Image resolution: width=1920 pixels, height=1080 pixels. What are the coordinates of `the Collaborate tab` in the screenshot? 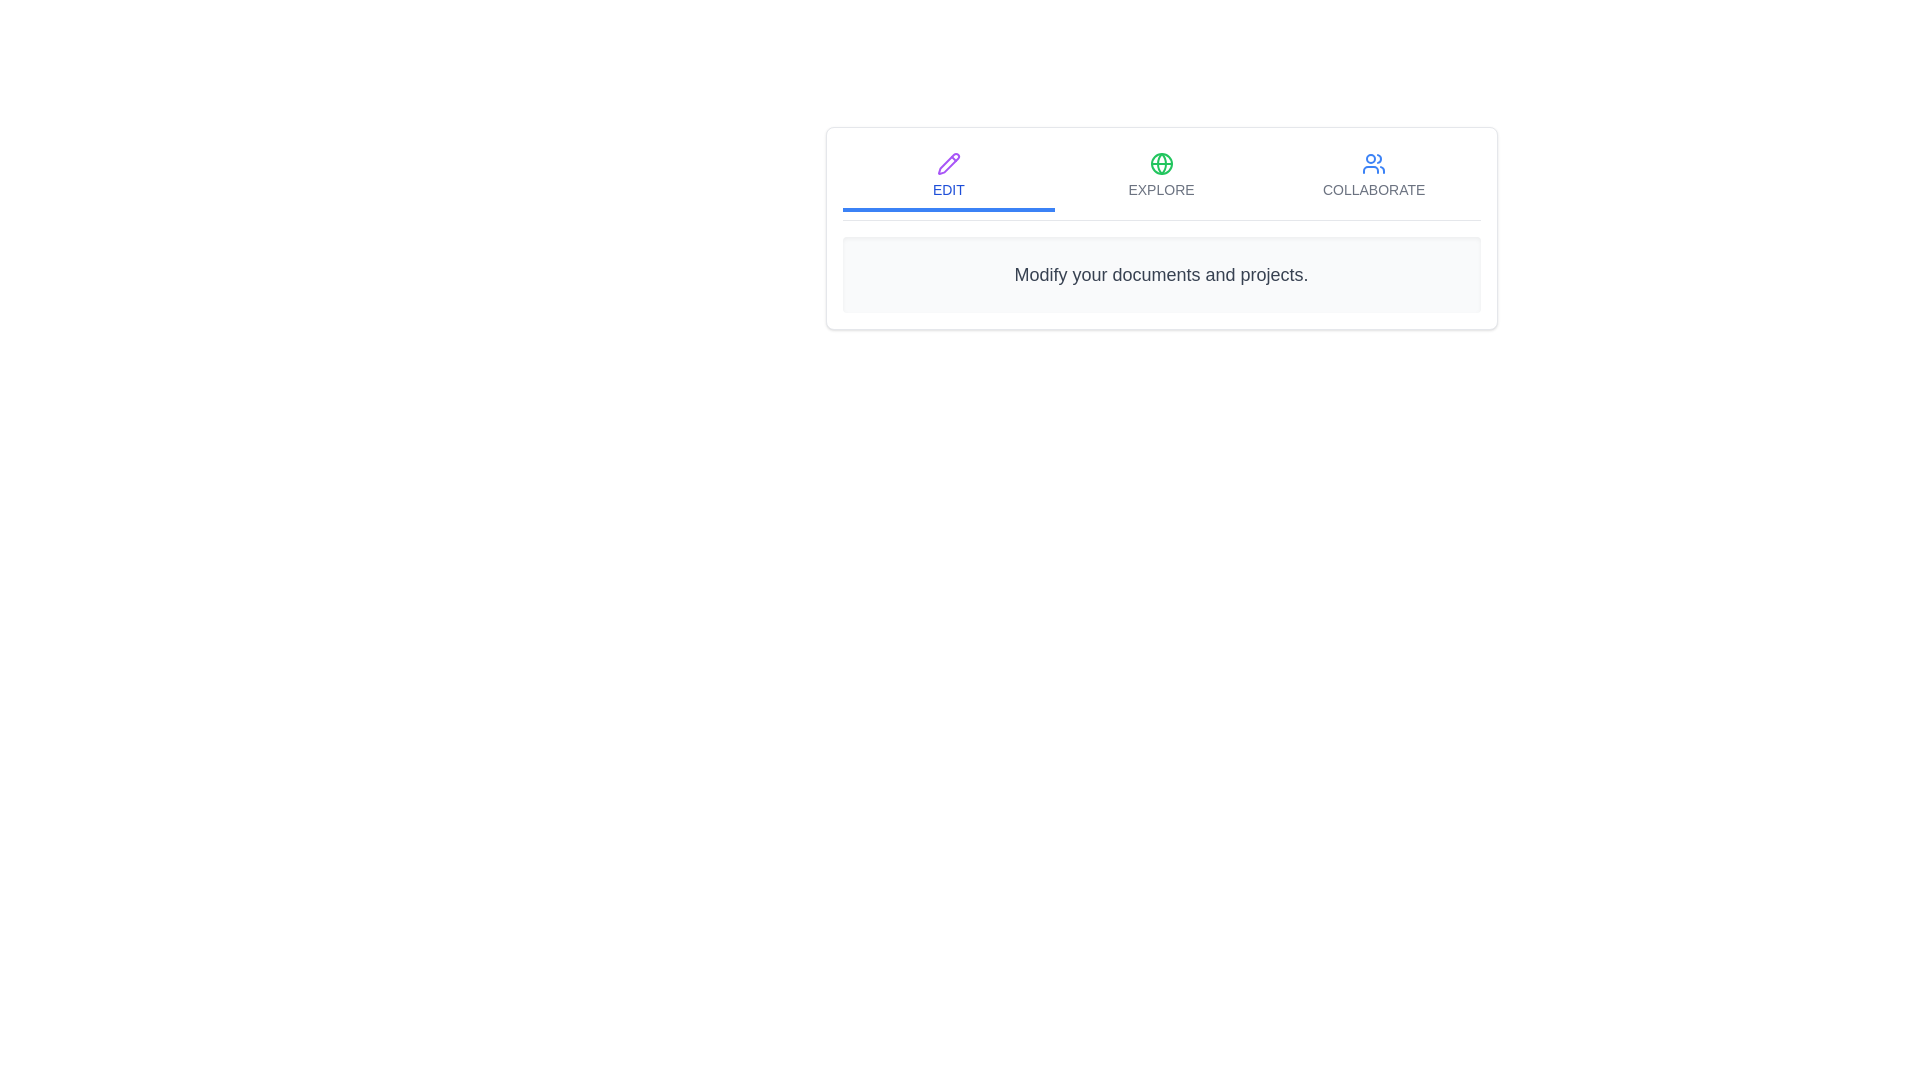 It's located at (1373, 176).